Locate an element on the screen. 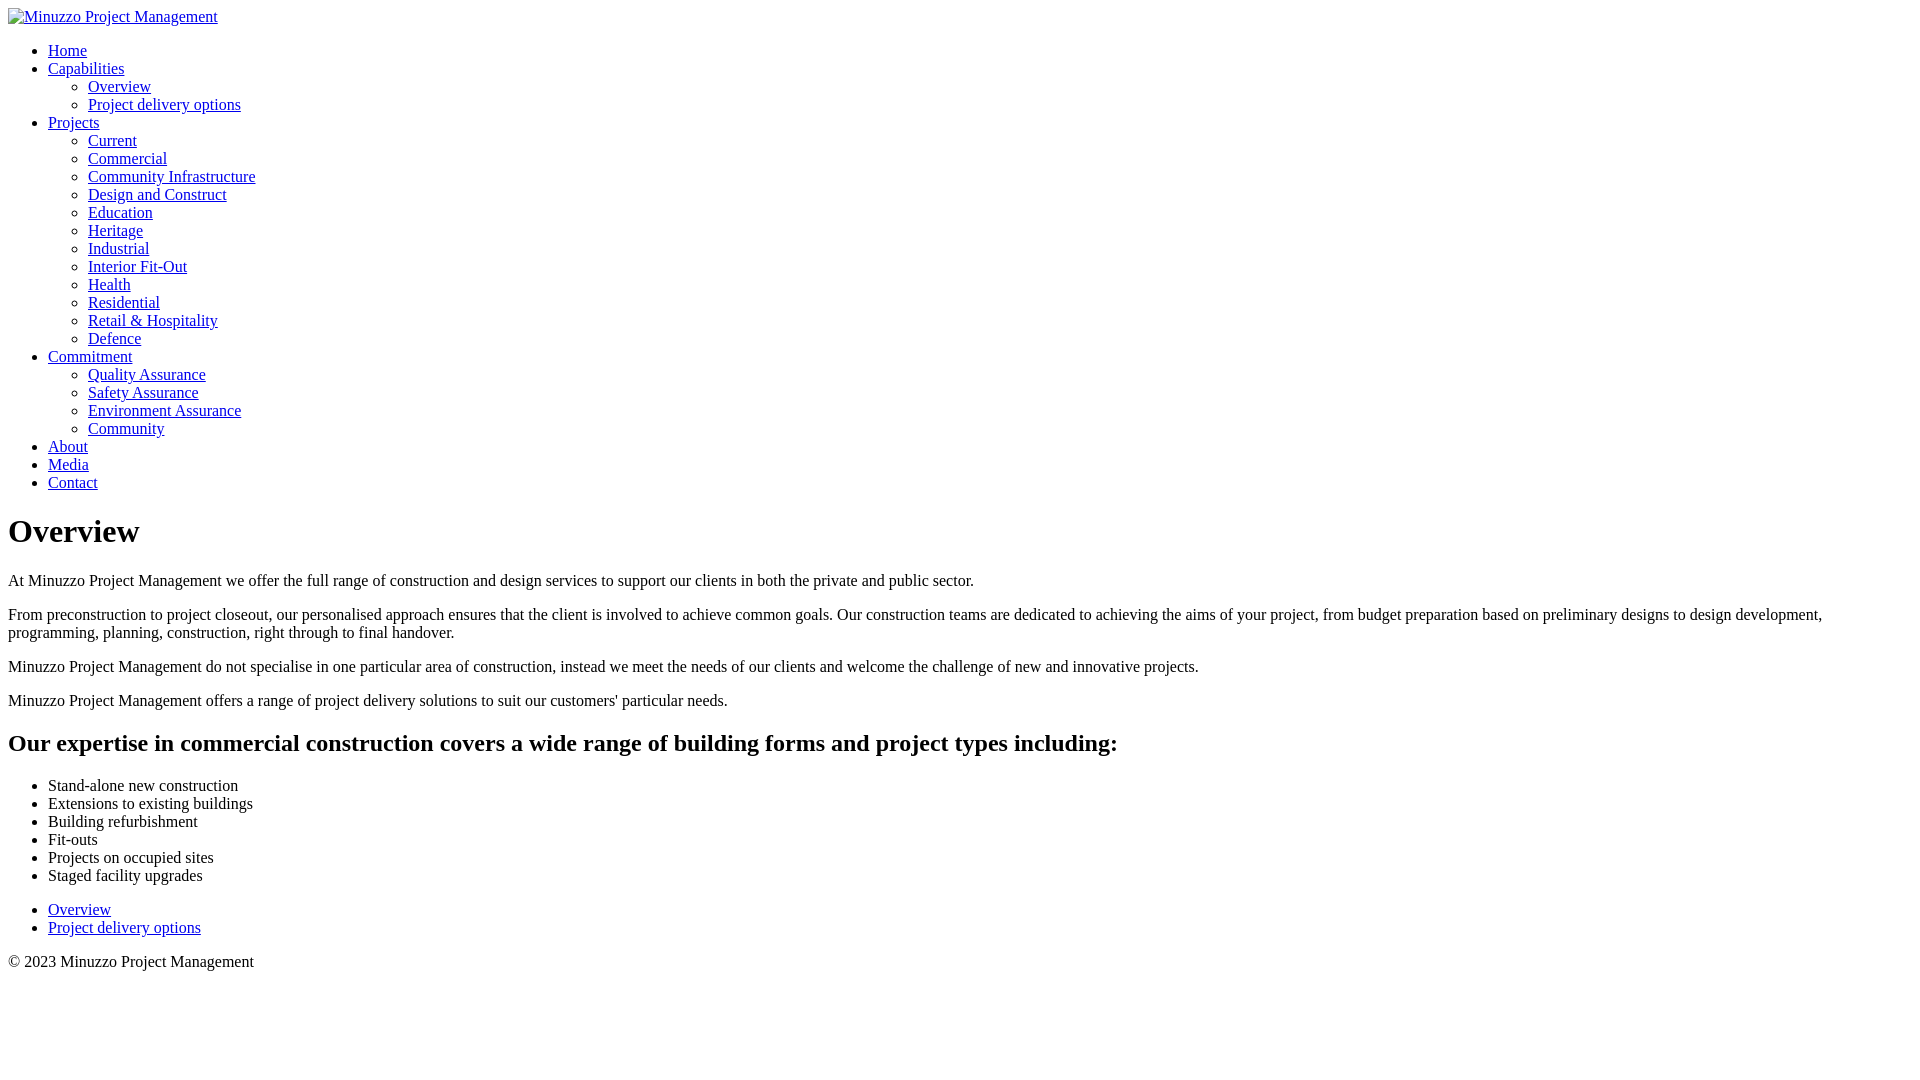 The image size is (1920, 1080). 'Design and Construct' is located at coordinates (156, 194).